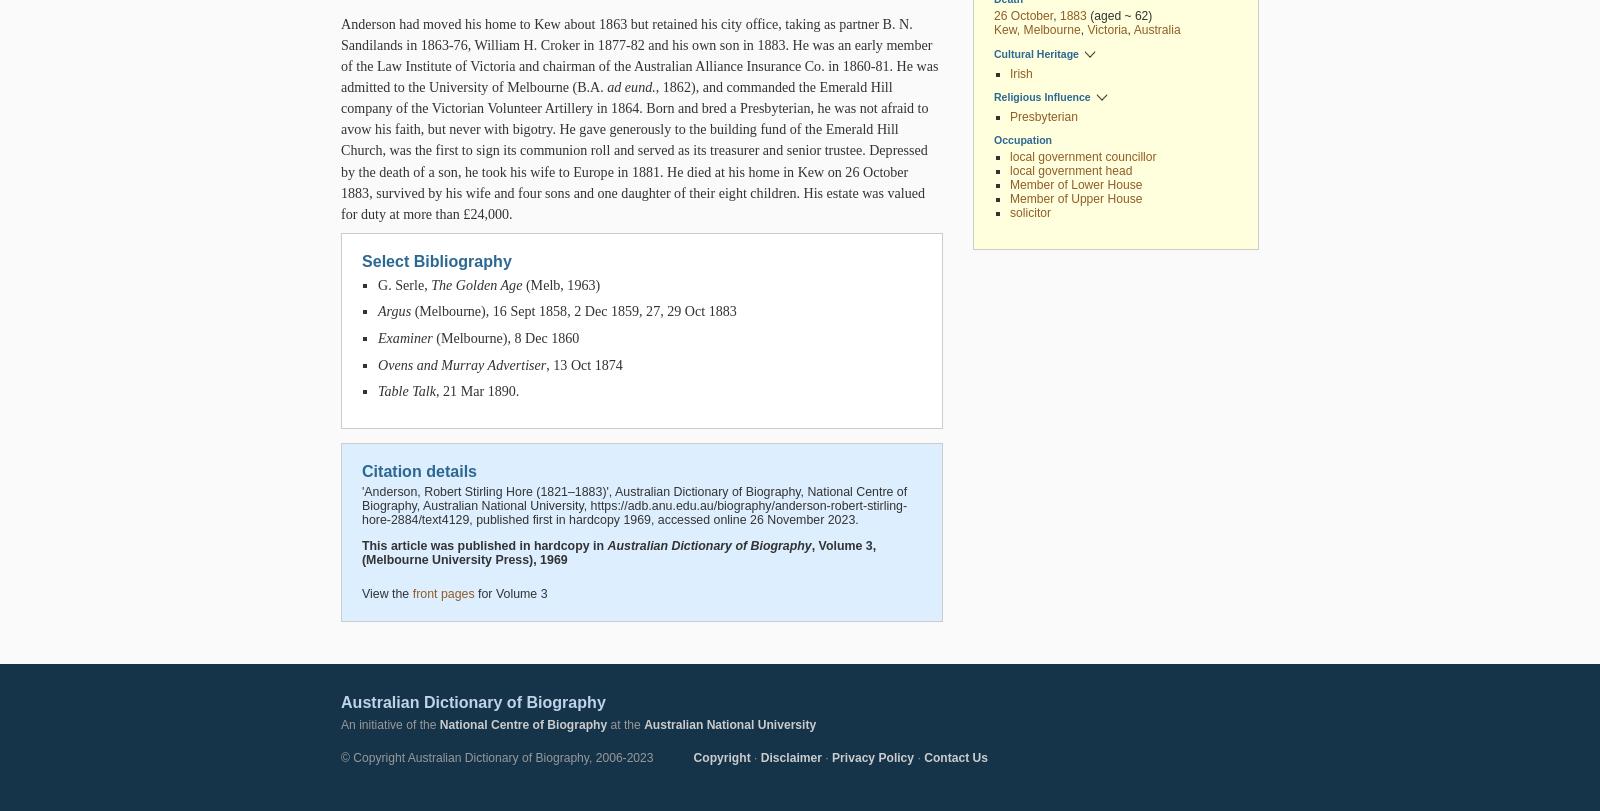 Image resolution: width=1600 pixels, height=811 pixels. Describe the element at coordinates (509, 592) in the screenshot. I see `'for Volume 3'` at that location.